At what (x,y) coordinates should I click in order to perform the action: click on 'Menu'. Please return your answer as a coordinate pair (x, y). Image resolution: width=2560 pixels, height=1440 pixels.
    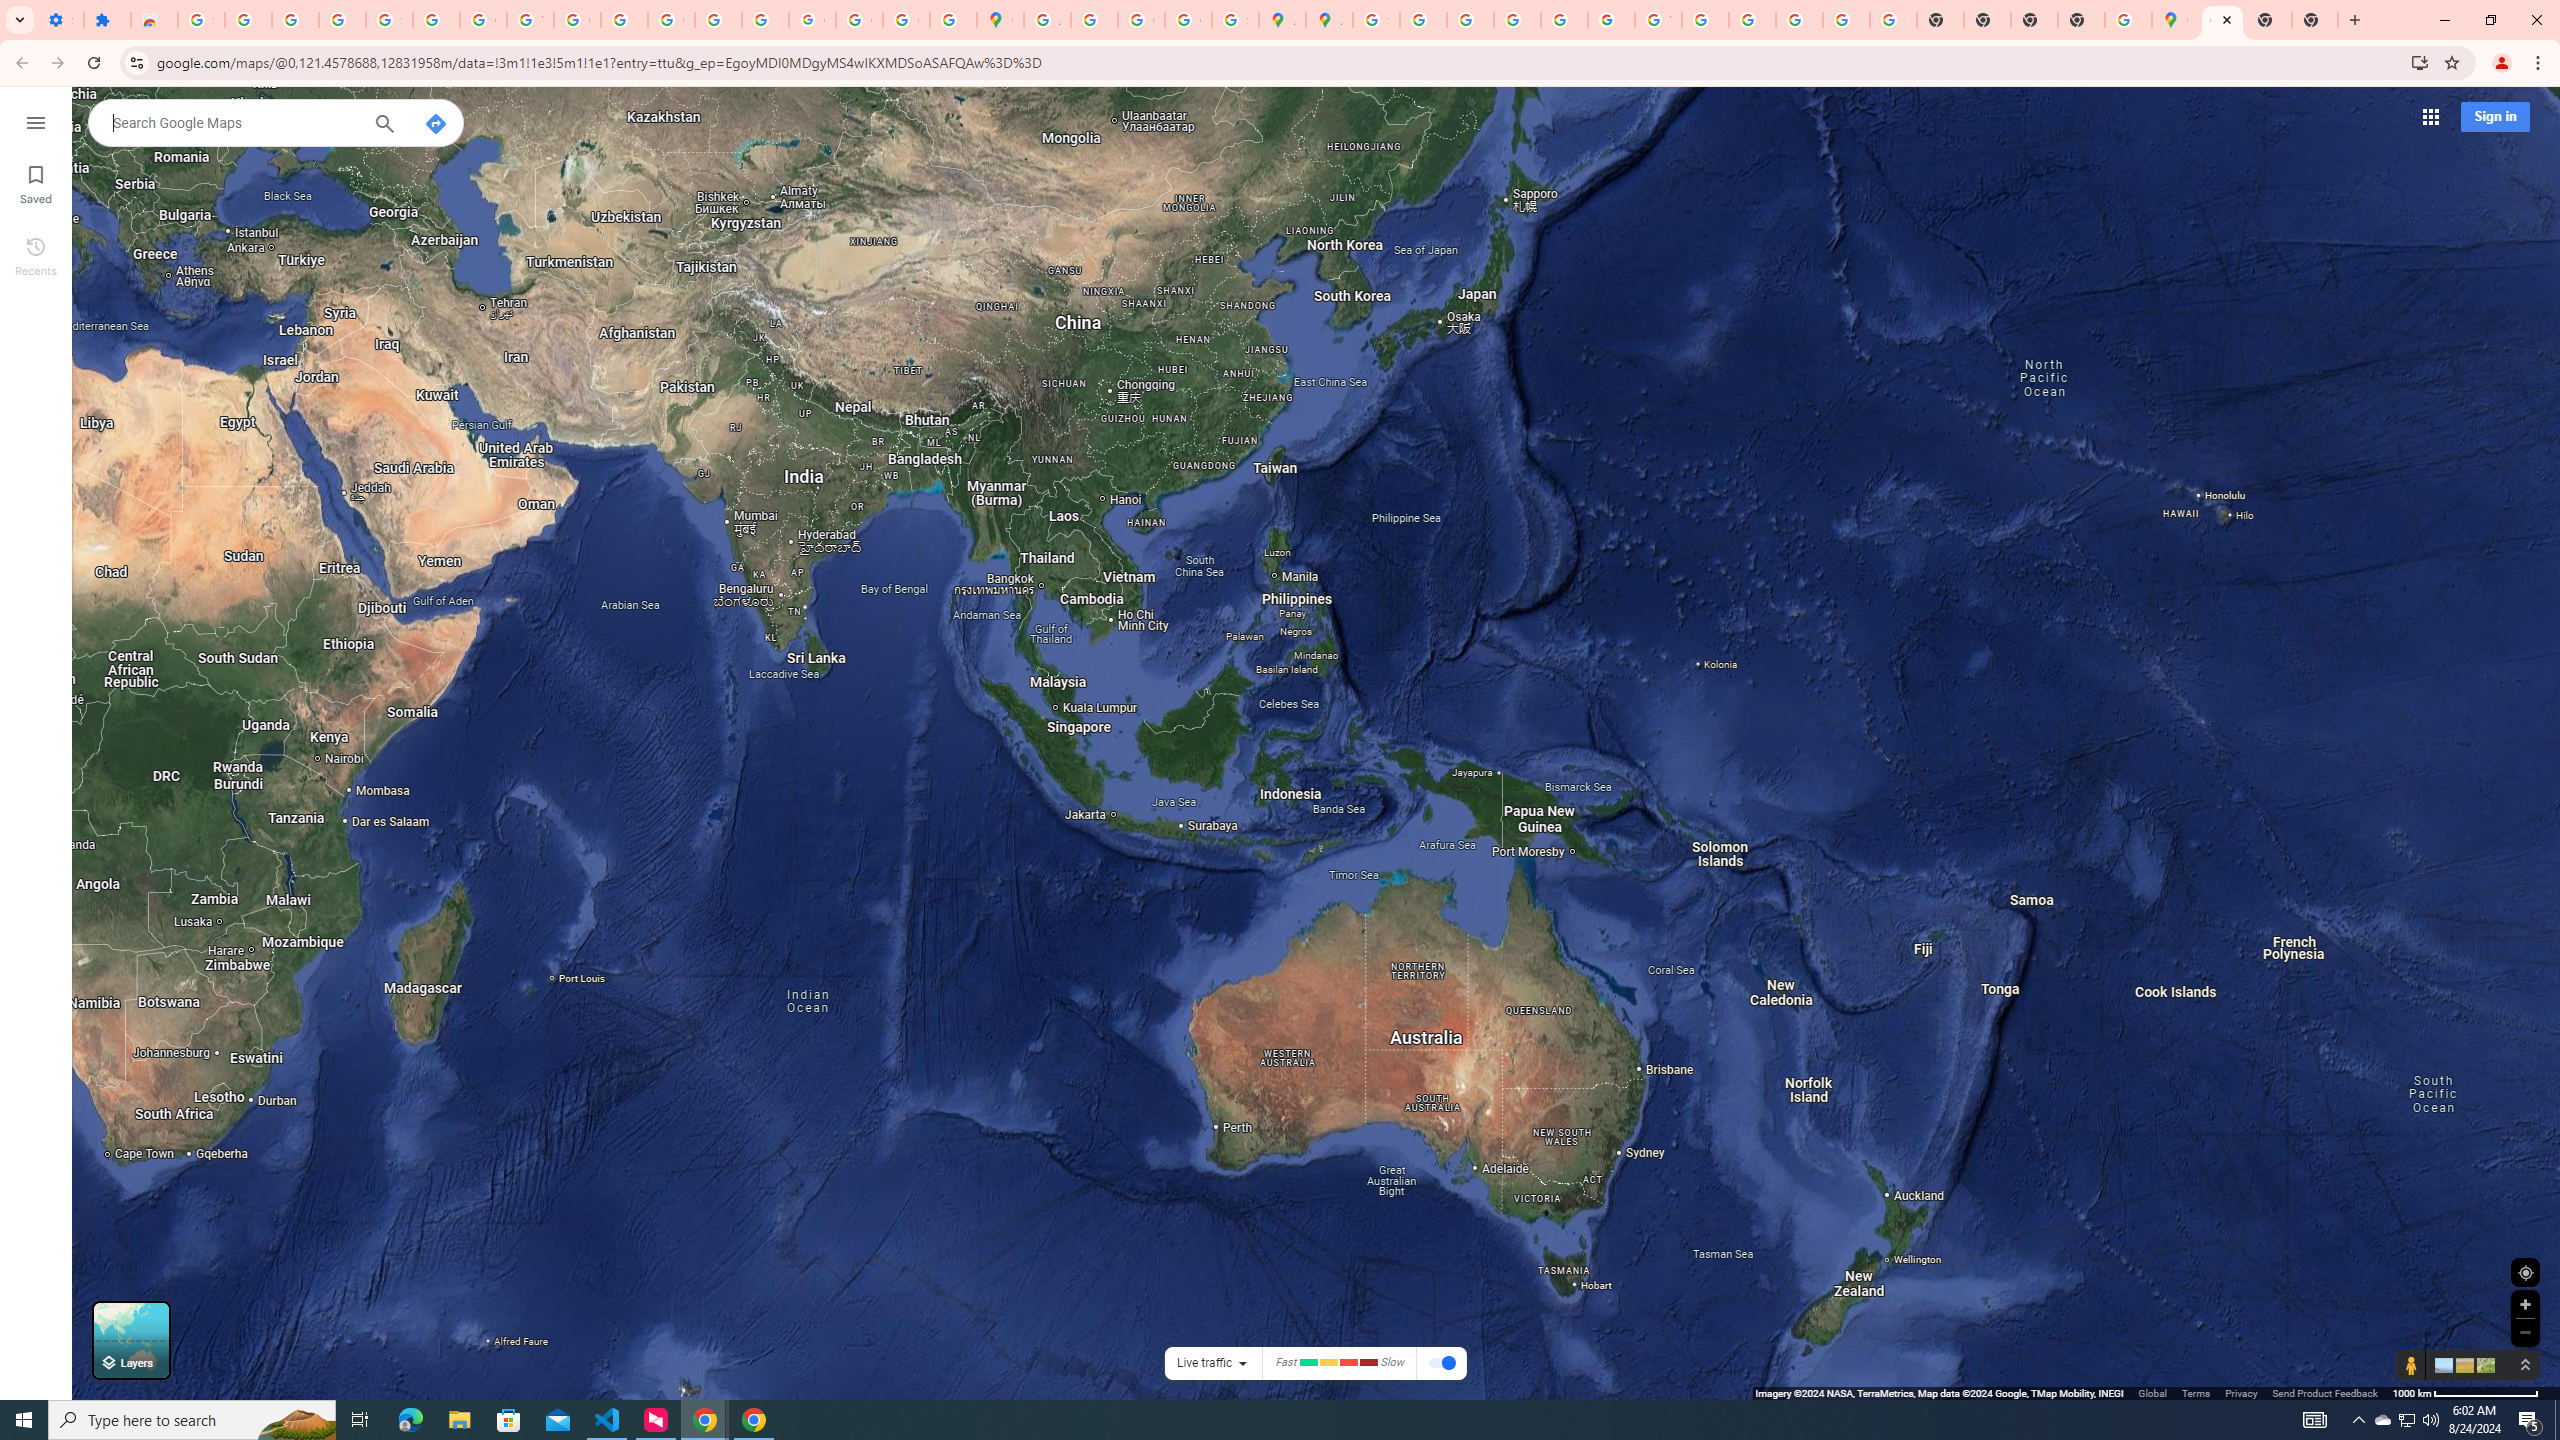
    Looking at the image, I should click on (34, 120).